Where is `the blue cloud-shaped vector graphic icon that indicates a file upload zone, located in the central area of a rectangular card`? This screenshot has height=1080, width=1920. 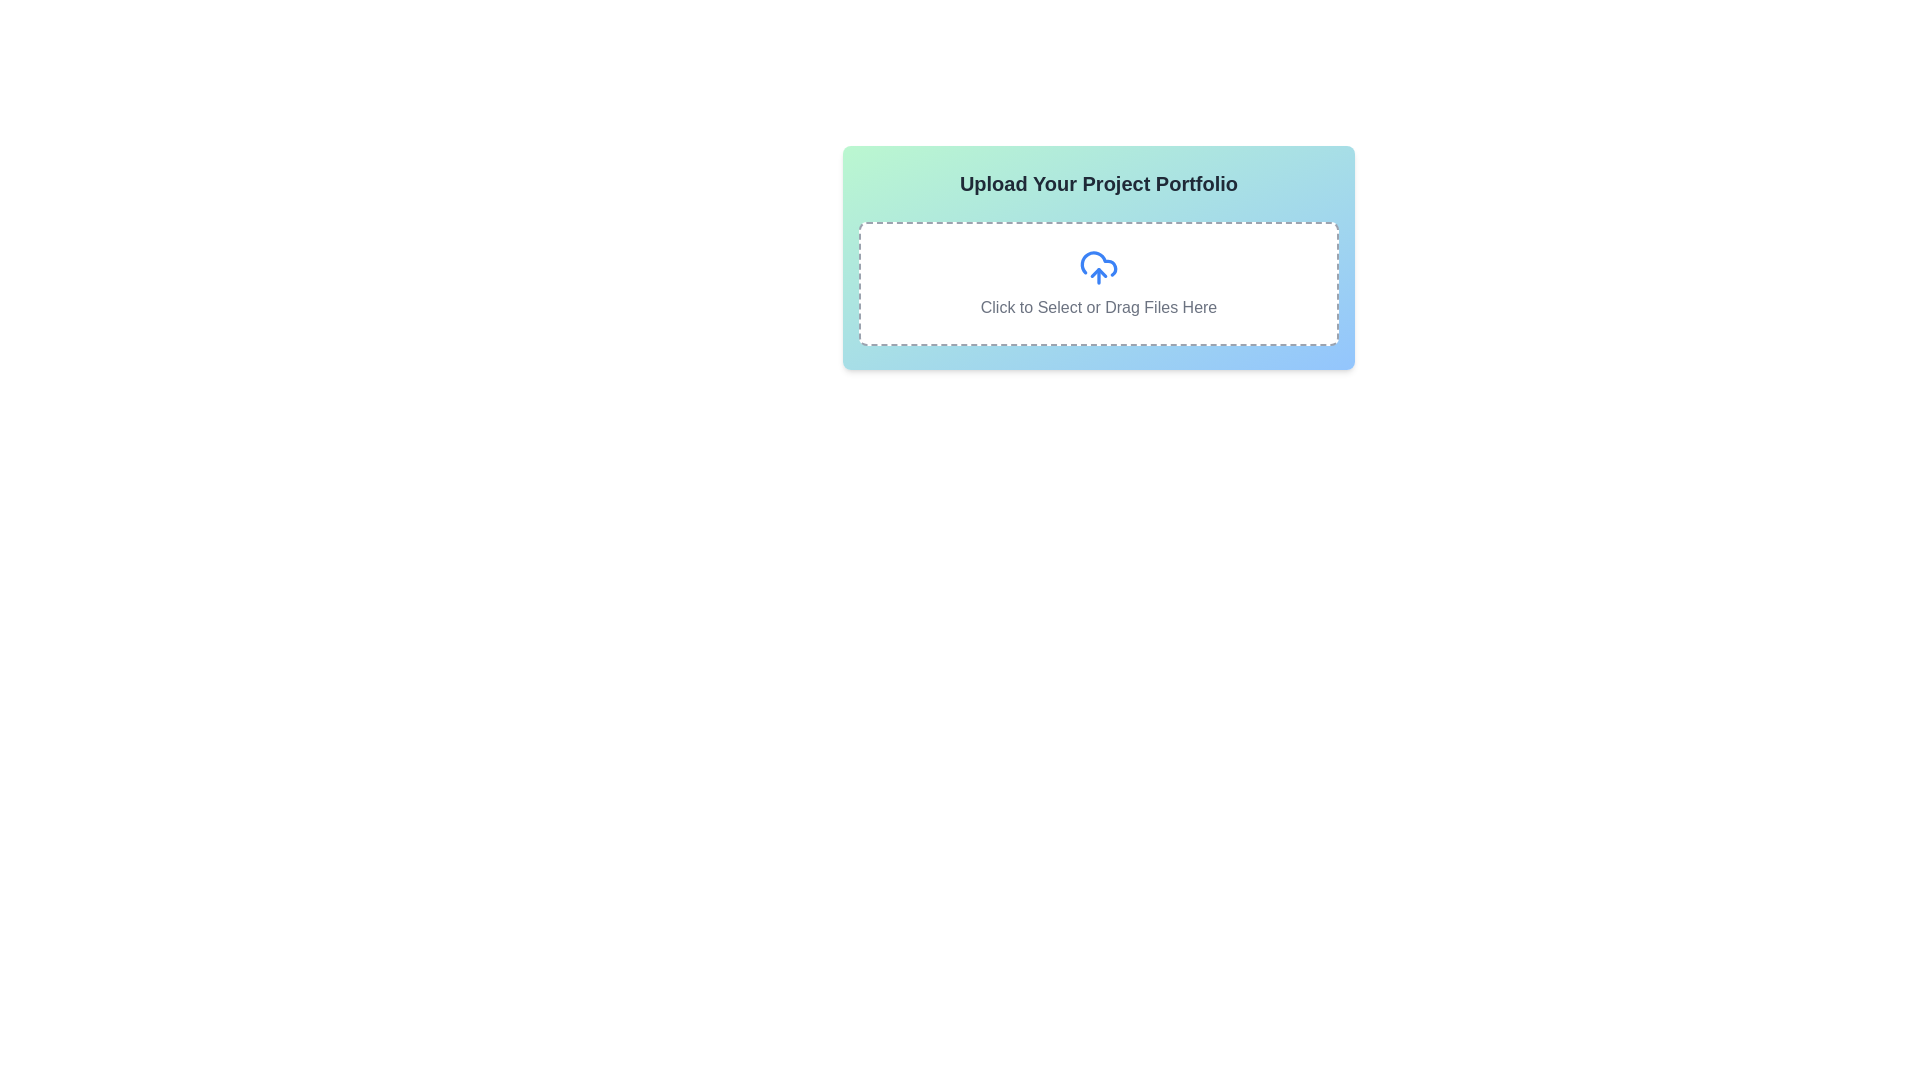 the blue cloud-shaped vector graphic icon that indicates a file upload zone, located in the central area of a rectangular card is located at coordinates (1098, 263).